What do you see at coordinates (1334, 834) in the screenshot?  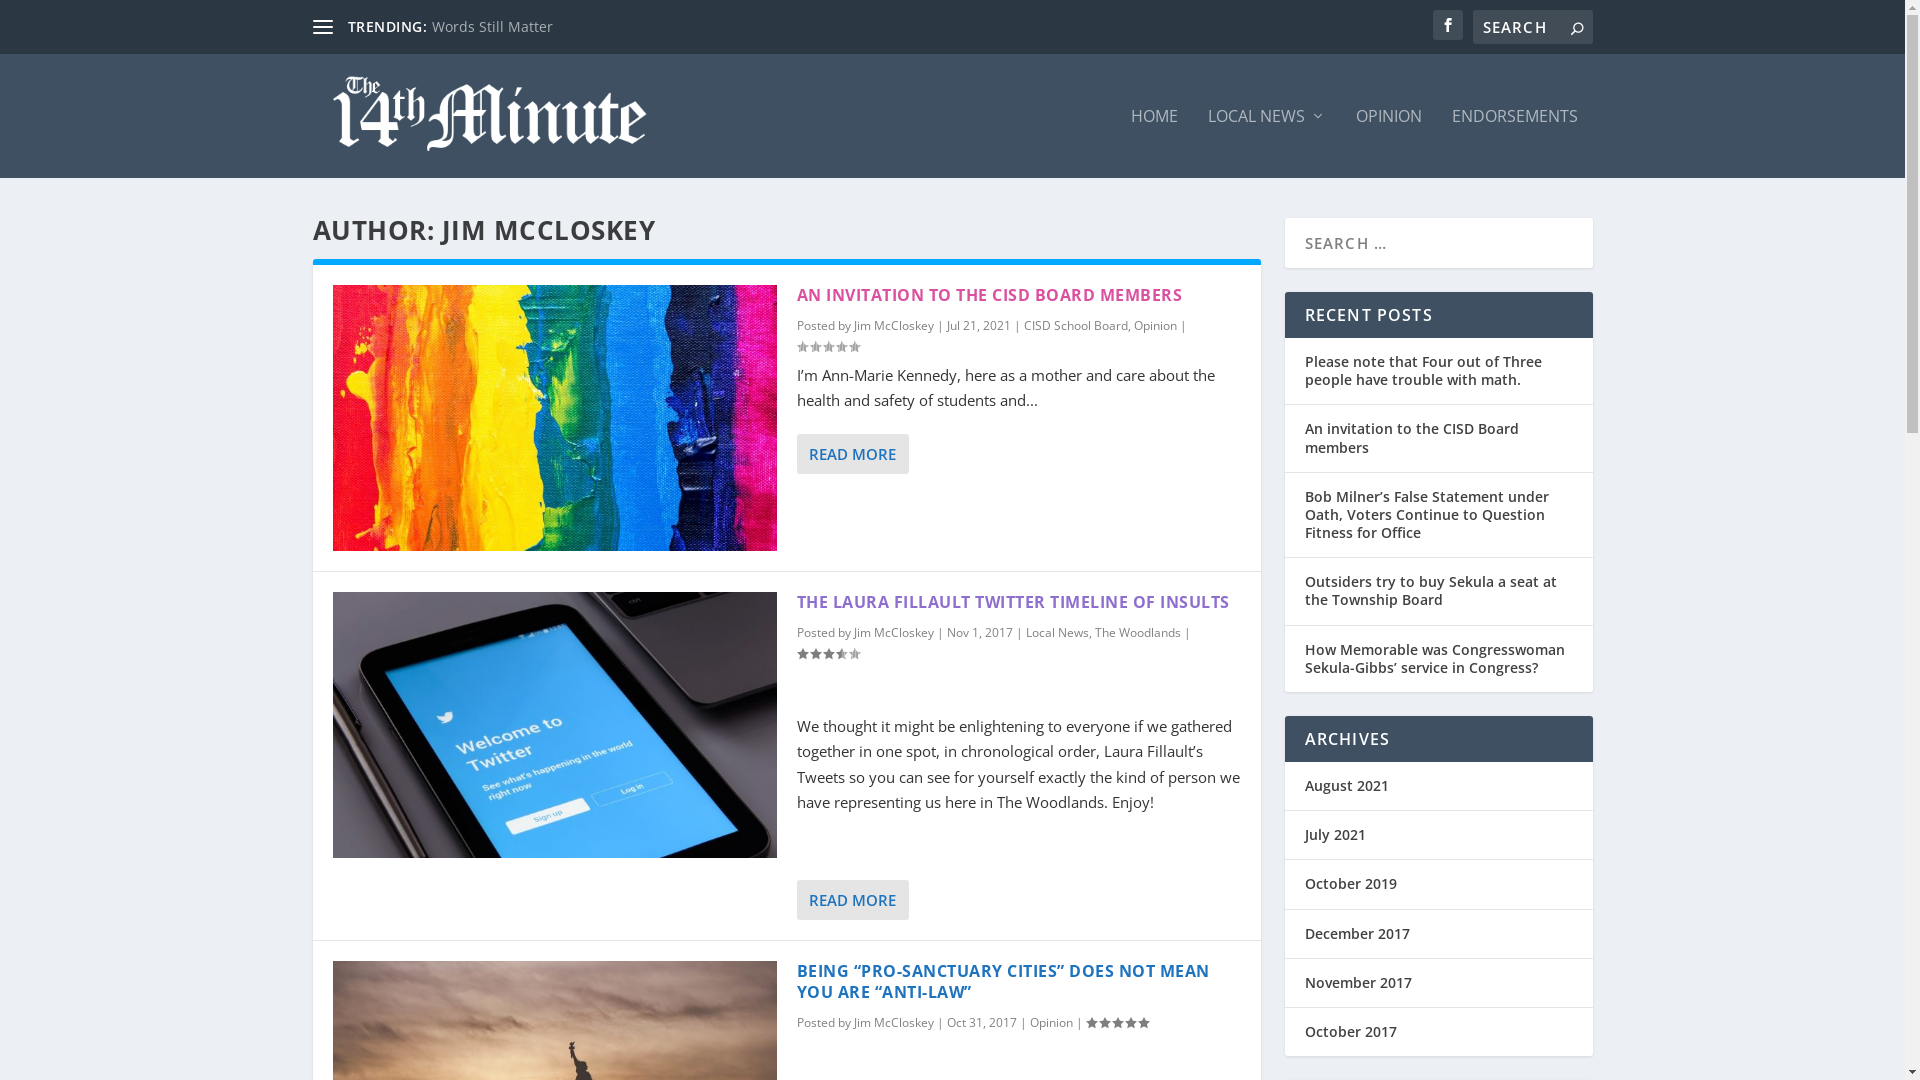 I see `'July 2021'` at bounding box center [1334, 834].